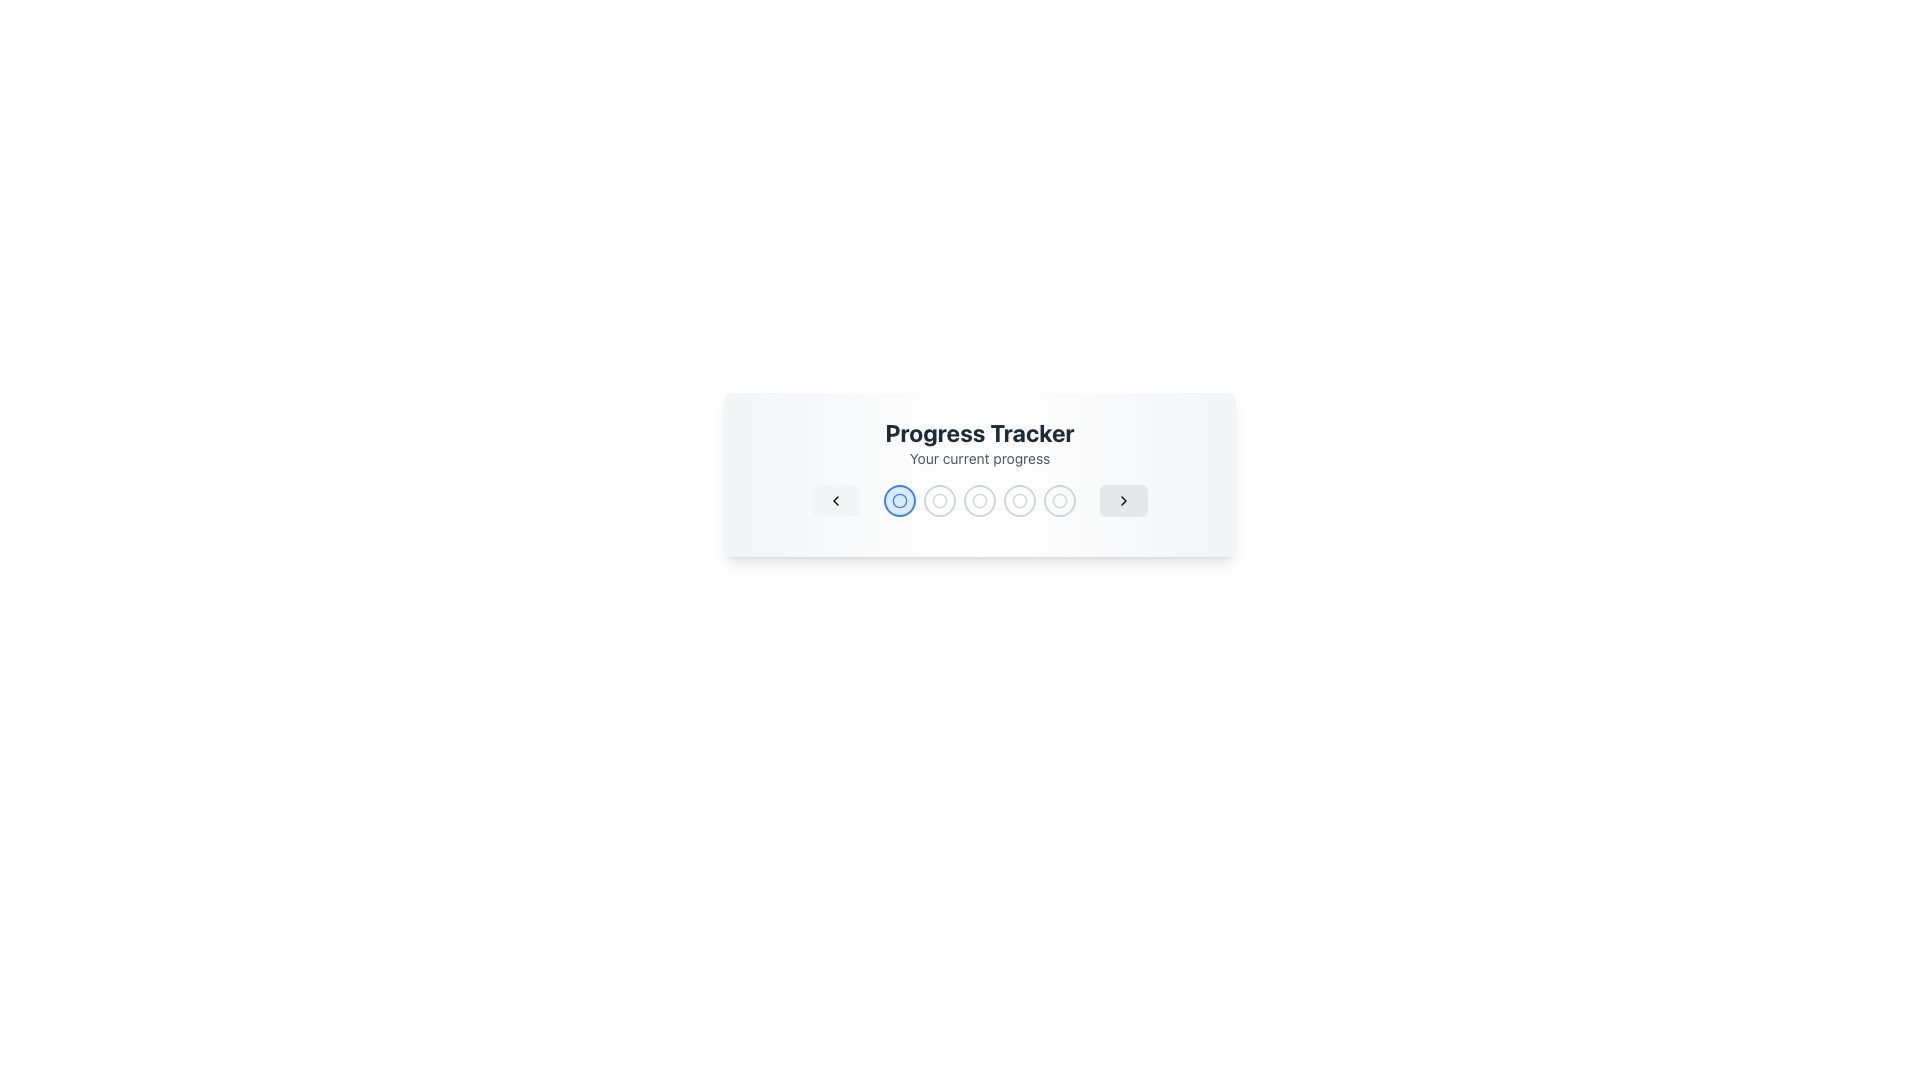 The height and width of the screenshot is (1080, 1920). What do you see at coordinates (939, 500) in the screenshot?
I see `the second circular indicator icon in the Progress Tracker section` at bounding box center [939, 500].